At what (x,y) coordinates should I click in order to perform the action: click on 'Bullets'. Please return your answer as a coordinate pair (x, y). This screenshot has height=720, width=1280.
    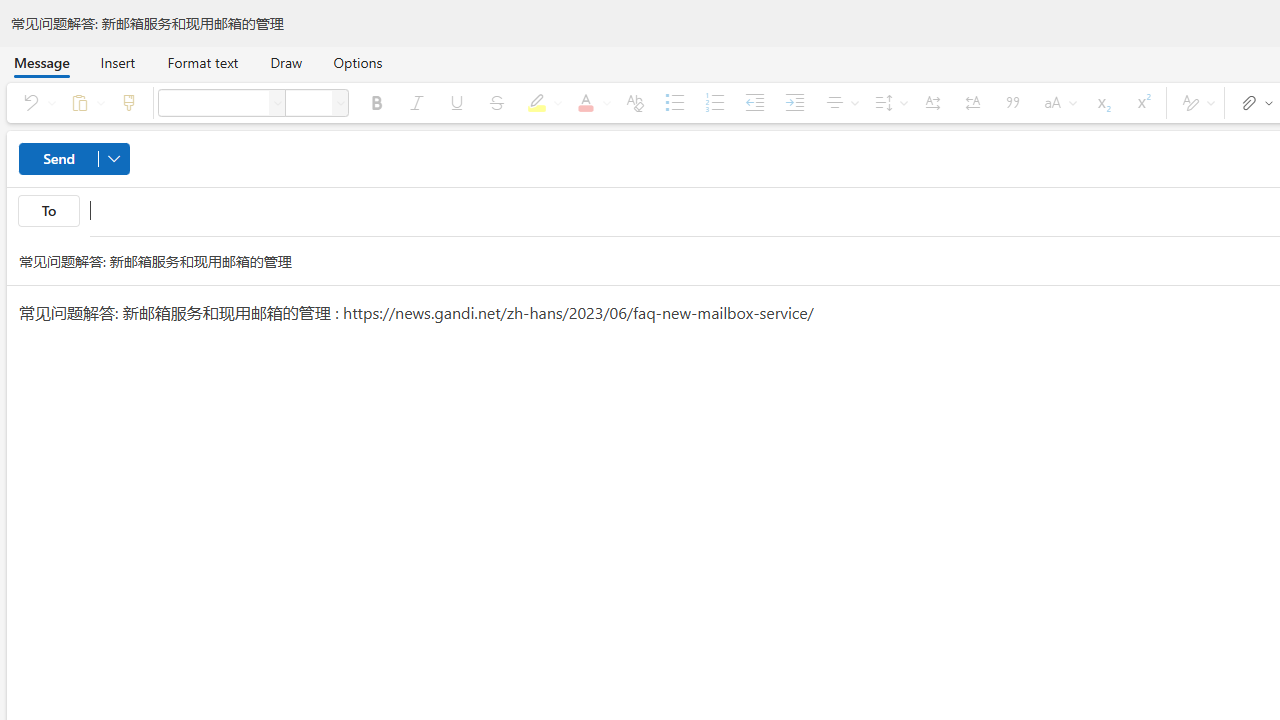
    Looking at the image, I should click on (675, 102).